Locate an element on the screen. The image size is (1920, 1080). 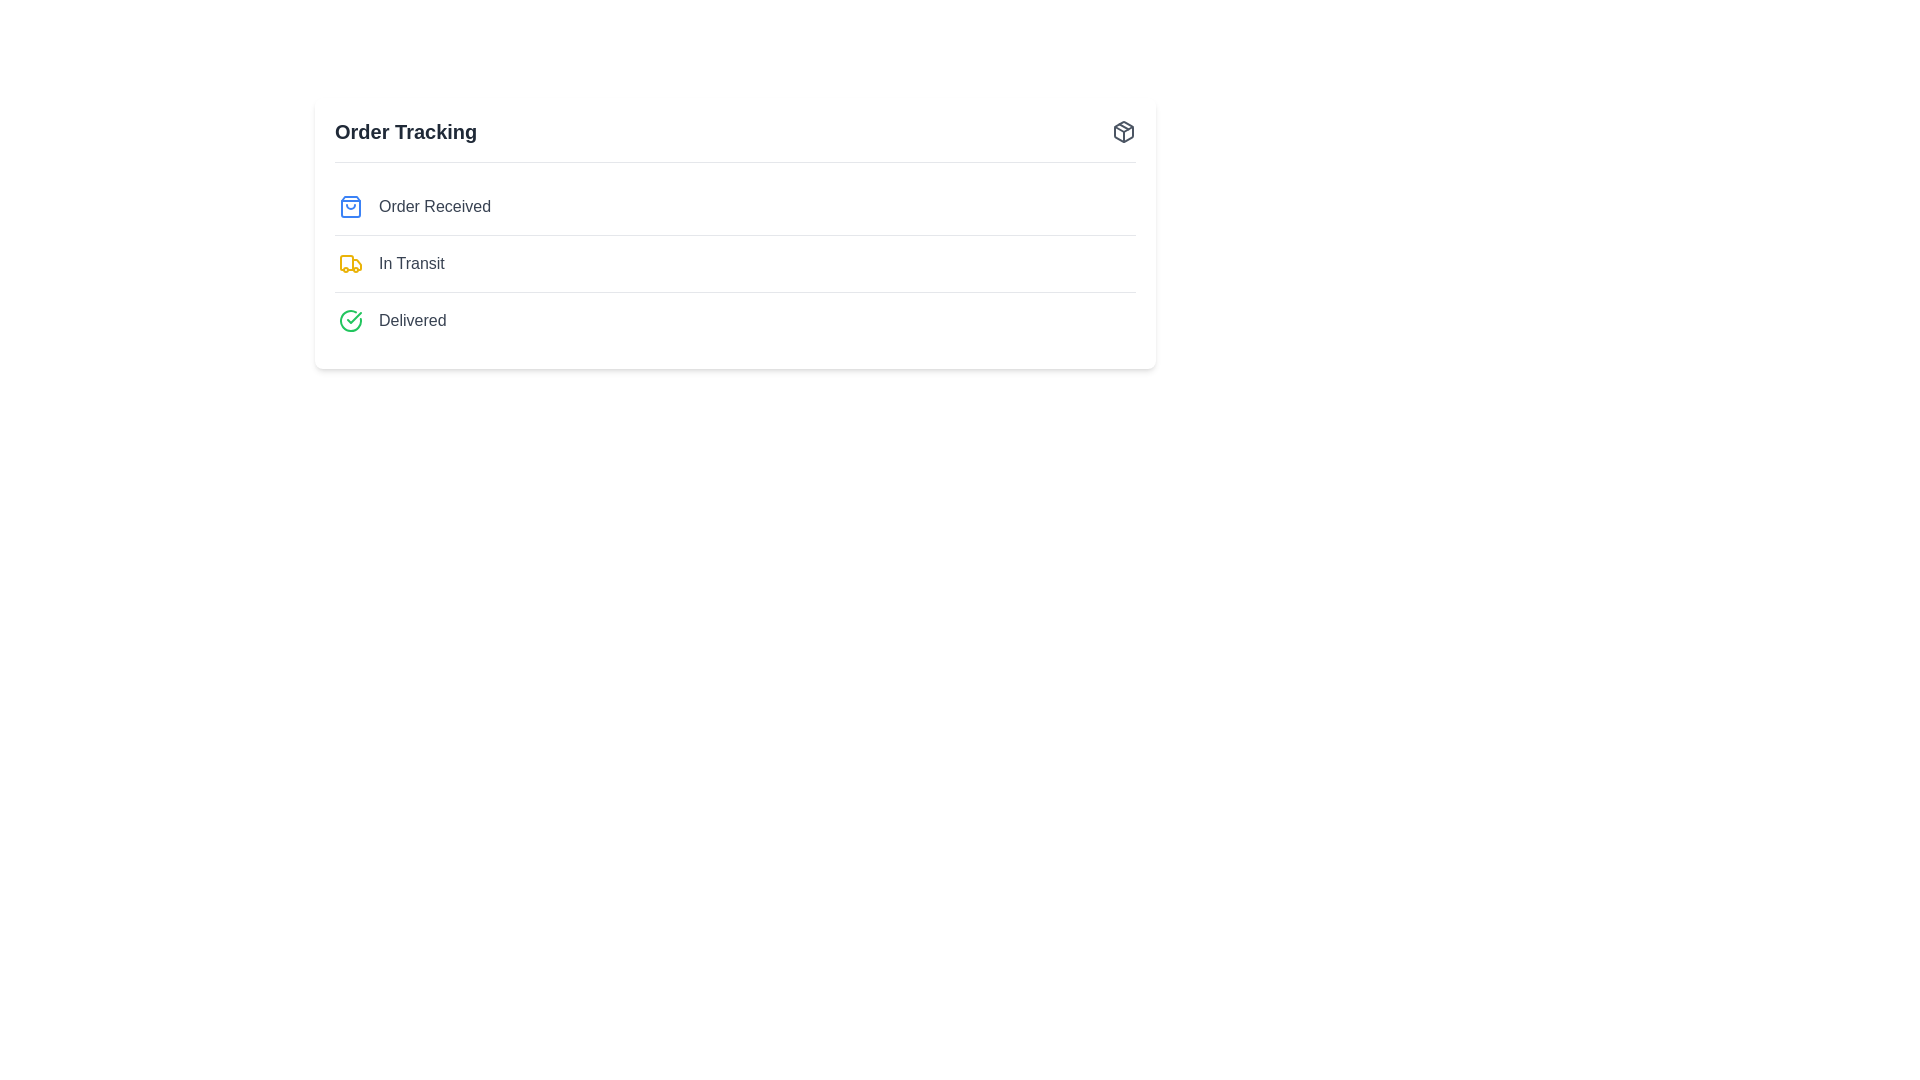
the order status item corresponding to Delivered is located at coordinates (411, 319).